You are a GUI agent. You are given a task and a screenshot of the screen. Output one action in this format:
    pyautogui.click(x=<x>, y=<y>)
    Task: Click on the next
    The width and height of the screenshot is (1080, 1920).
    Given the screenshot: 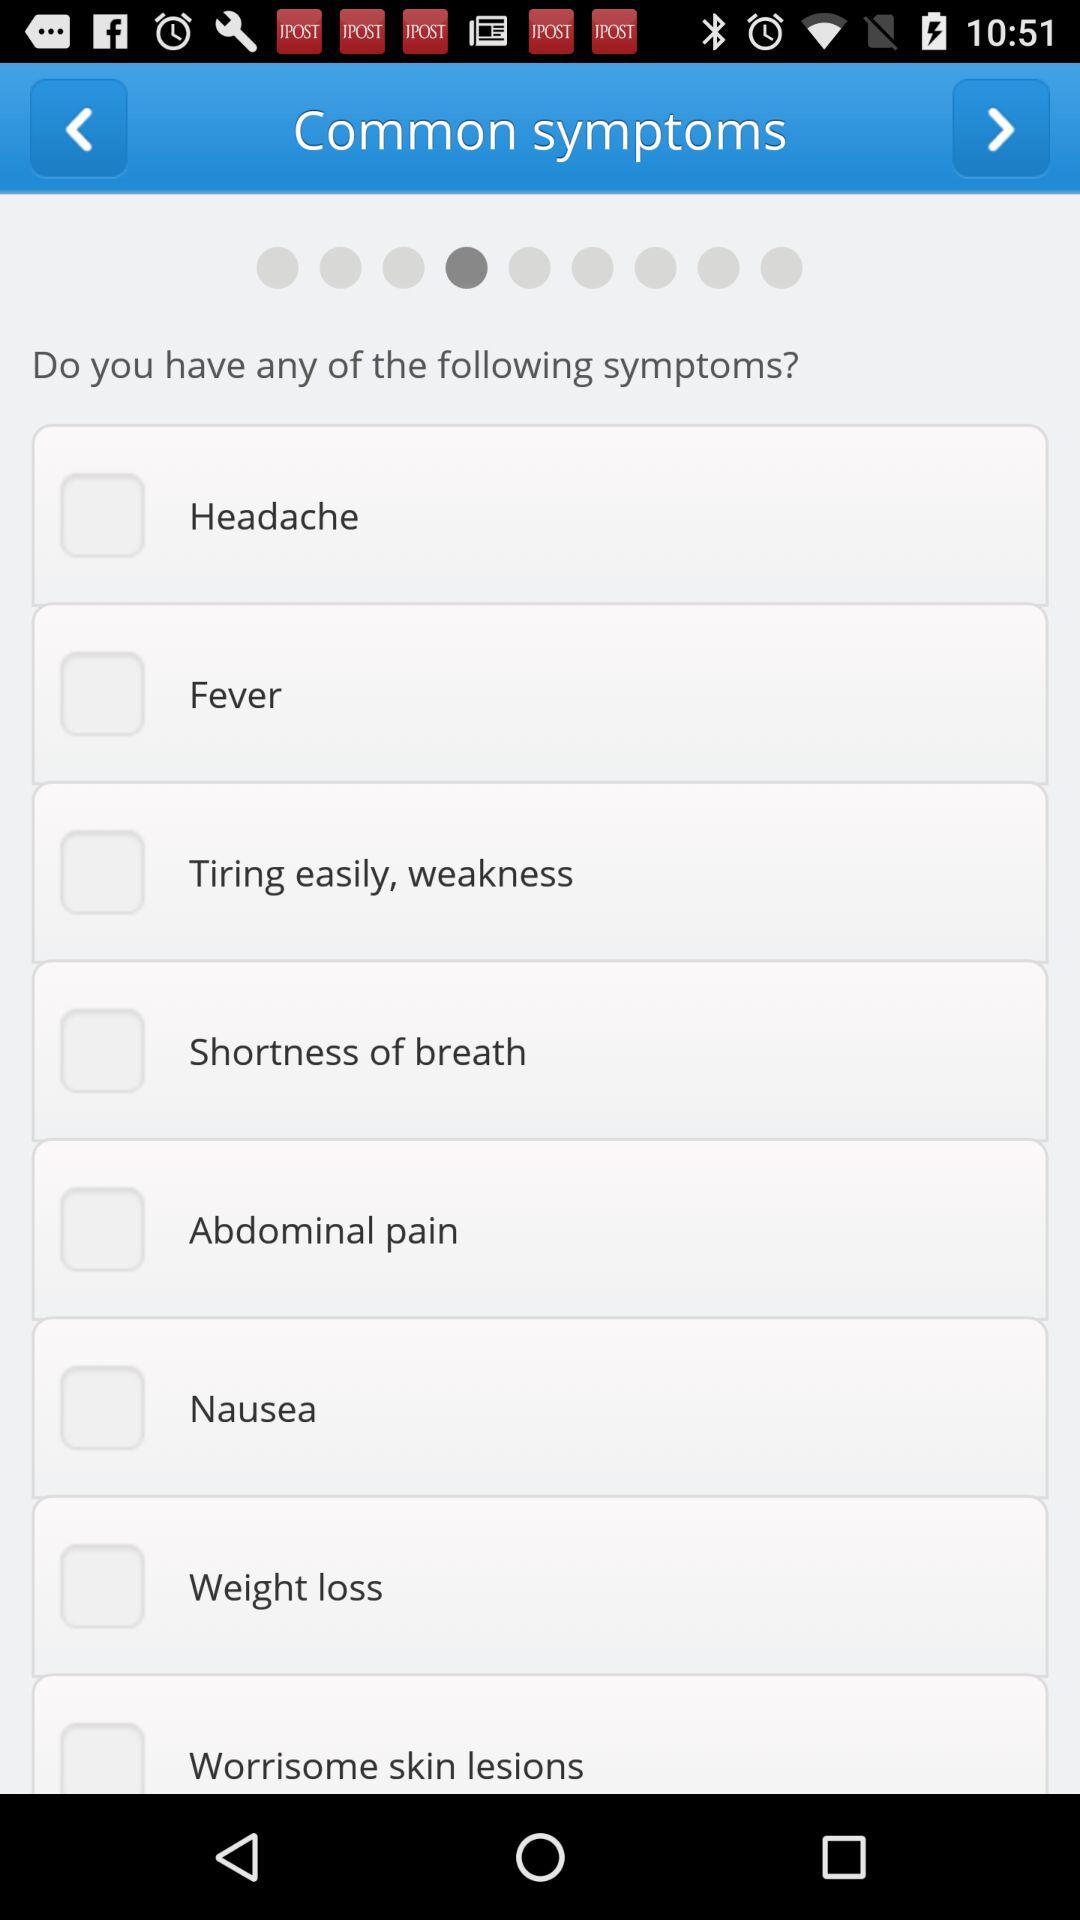 What is the action you would take?
    pyautogui.click(x=1001, y=127)
    